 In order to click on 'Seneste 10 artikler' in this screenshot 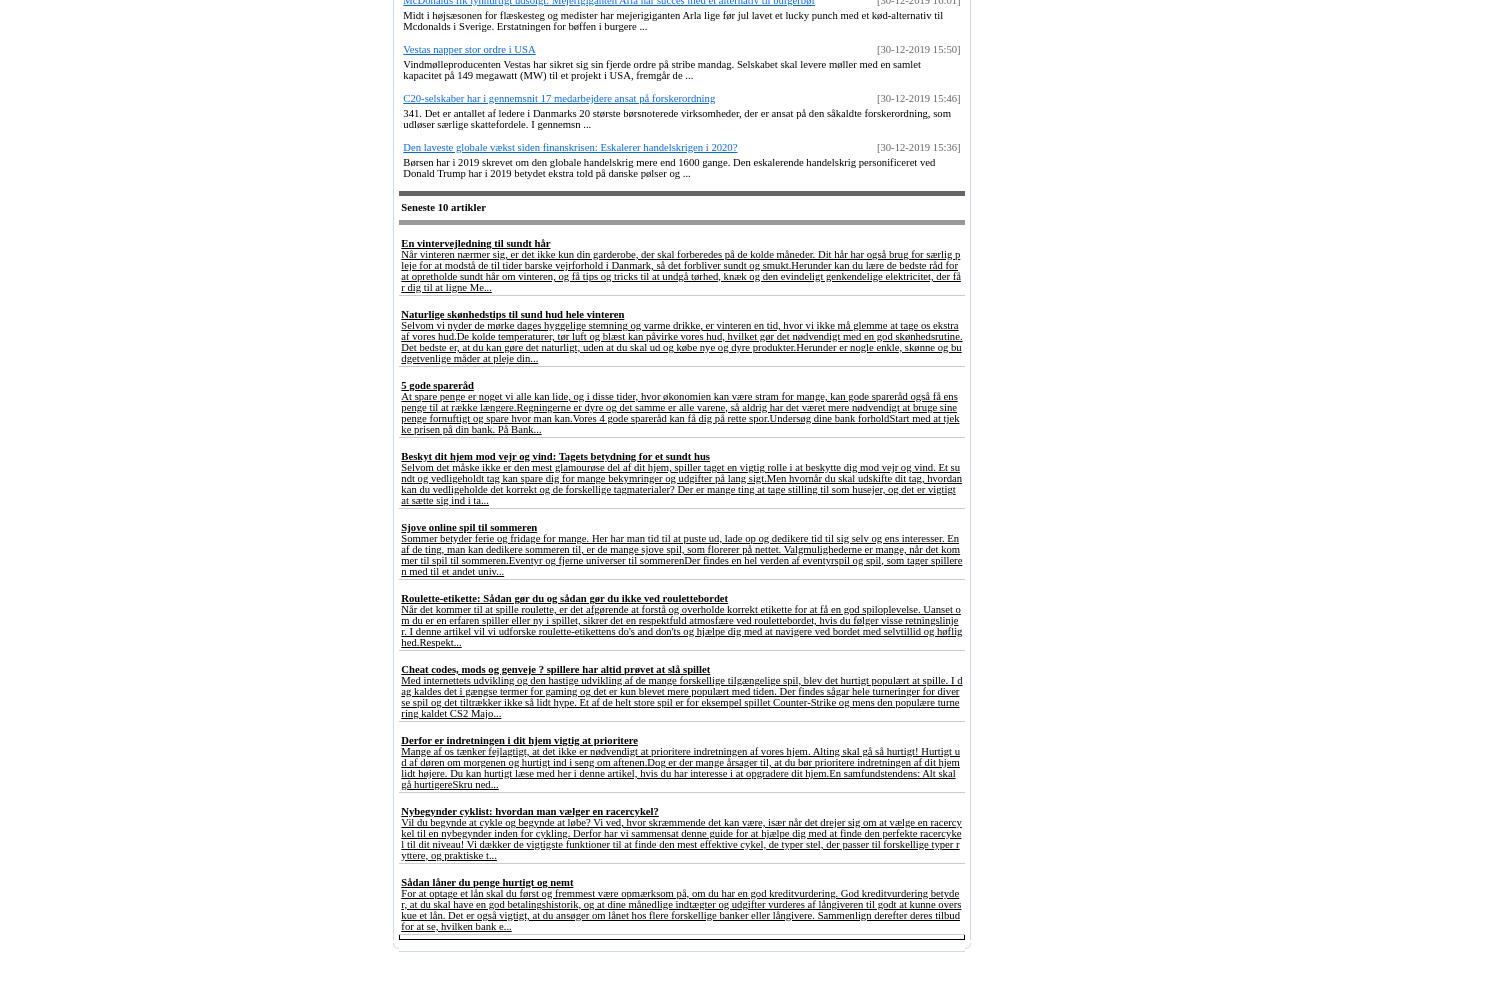, I will do `click(441, 207)`.